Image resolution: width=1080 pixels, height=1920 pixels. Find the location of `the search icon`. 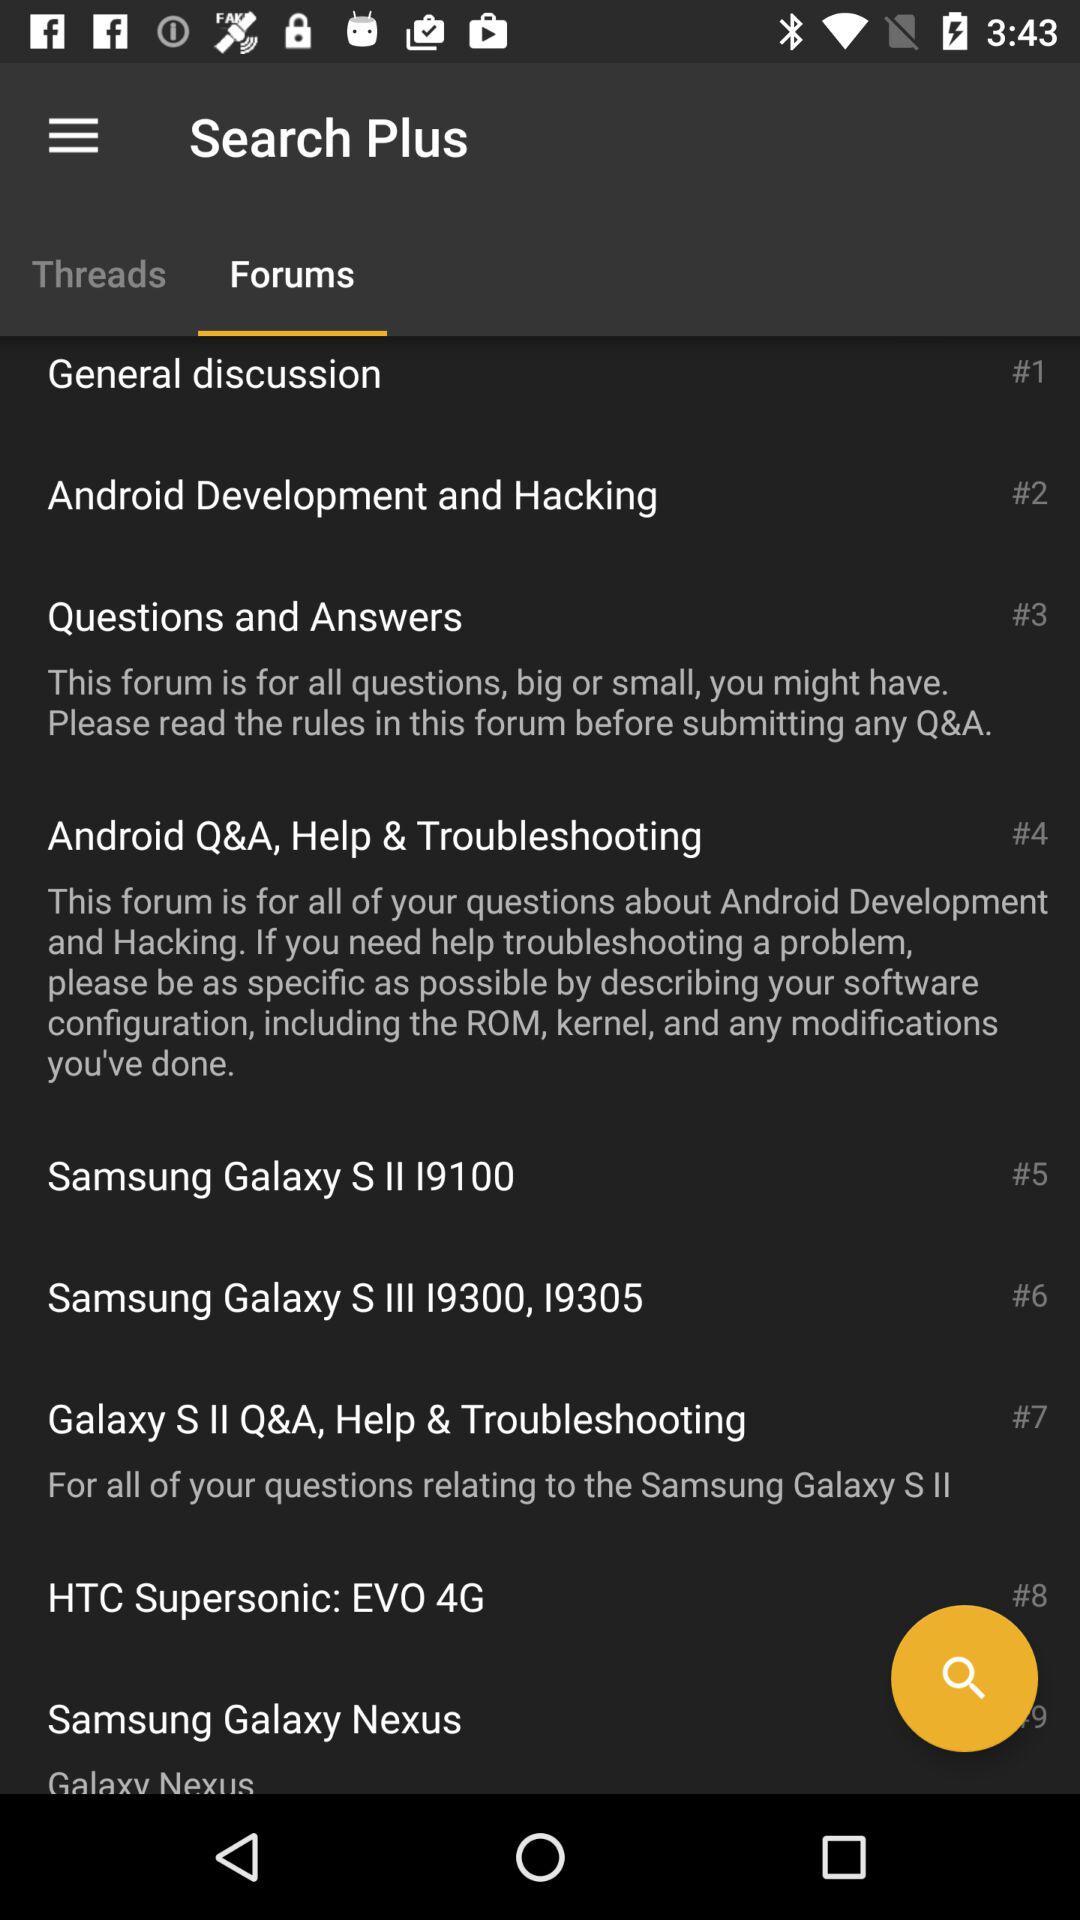

the search icon is located at coordinates (963, 1678).